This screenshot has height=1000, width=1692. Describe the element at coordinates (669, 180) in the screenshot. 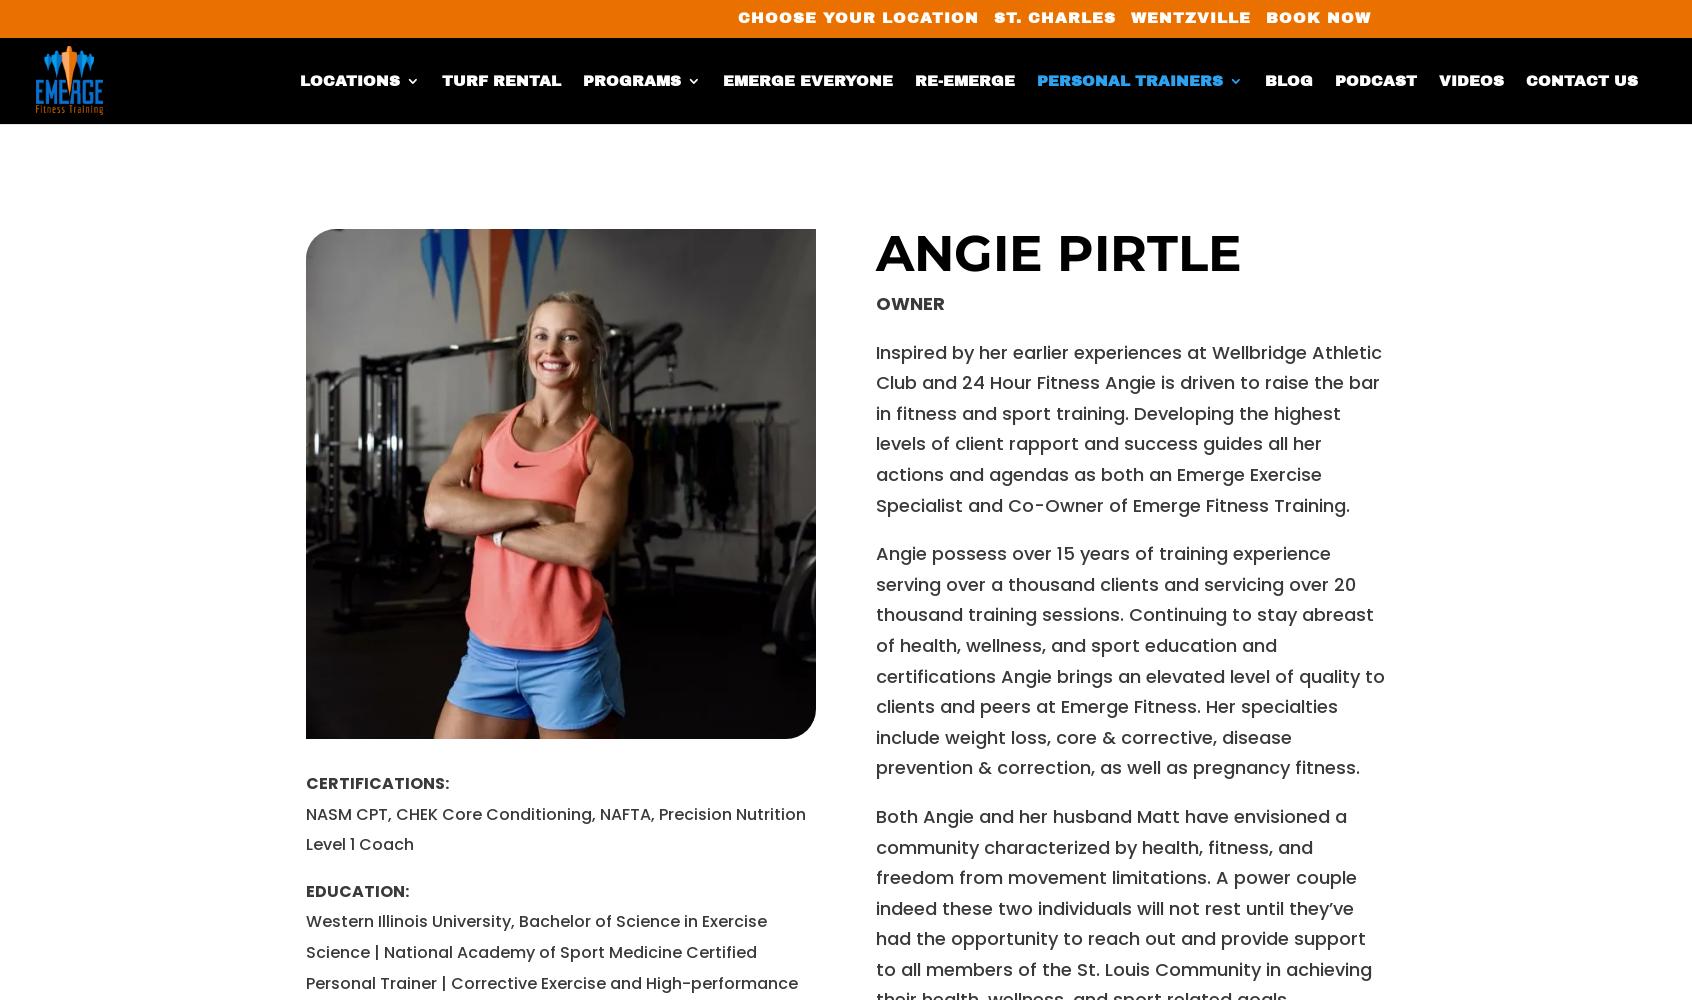

I see `'Personal Training'` at that location.